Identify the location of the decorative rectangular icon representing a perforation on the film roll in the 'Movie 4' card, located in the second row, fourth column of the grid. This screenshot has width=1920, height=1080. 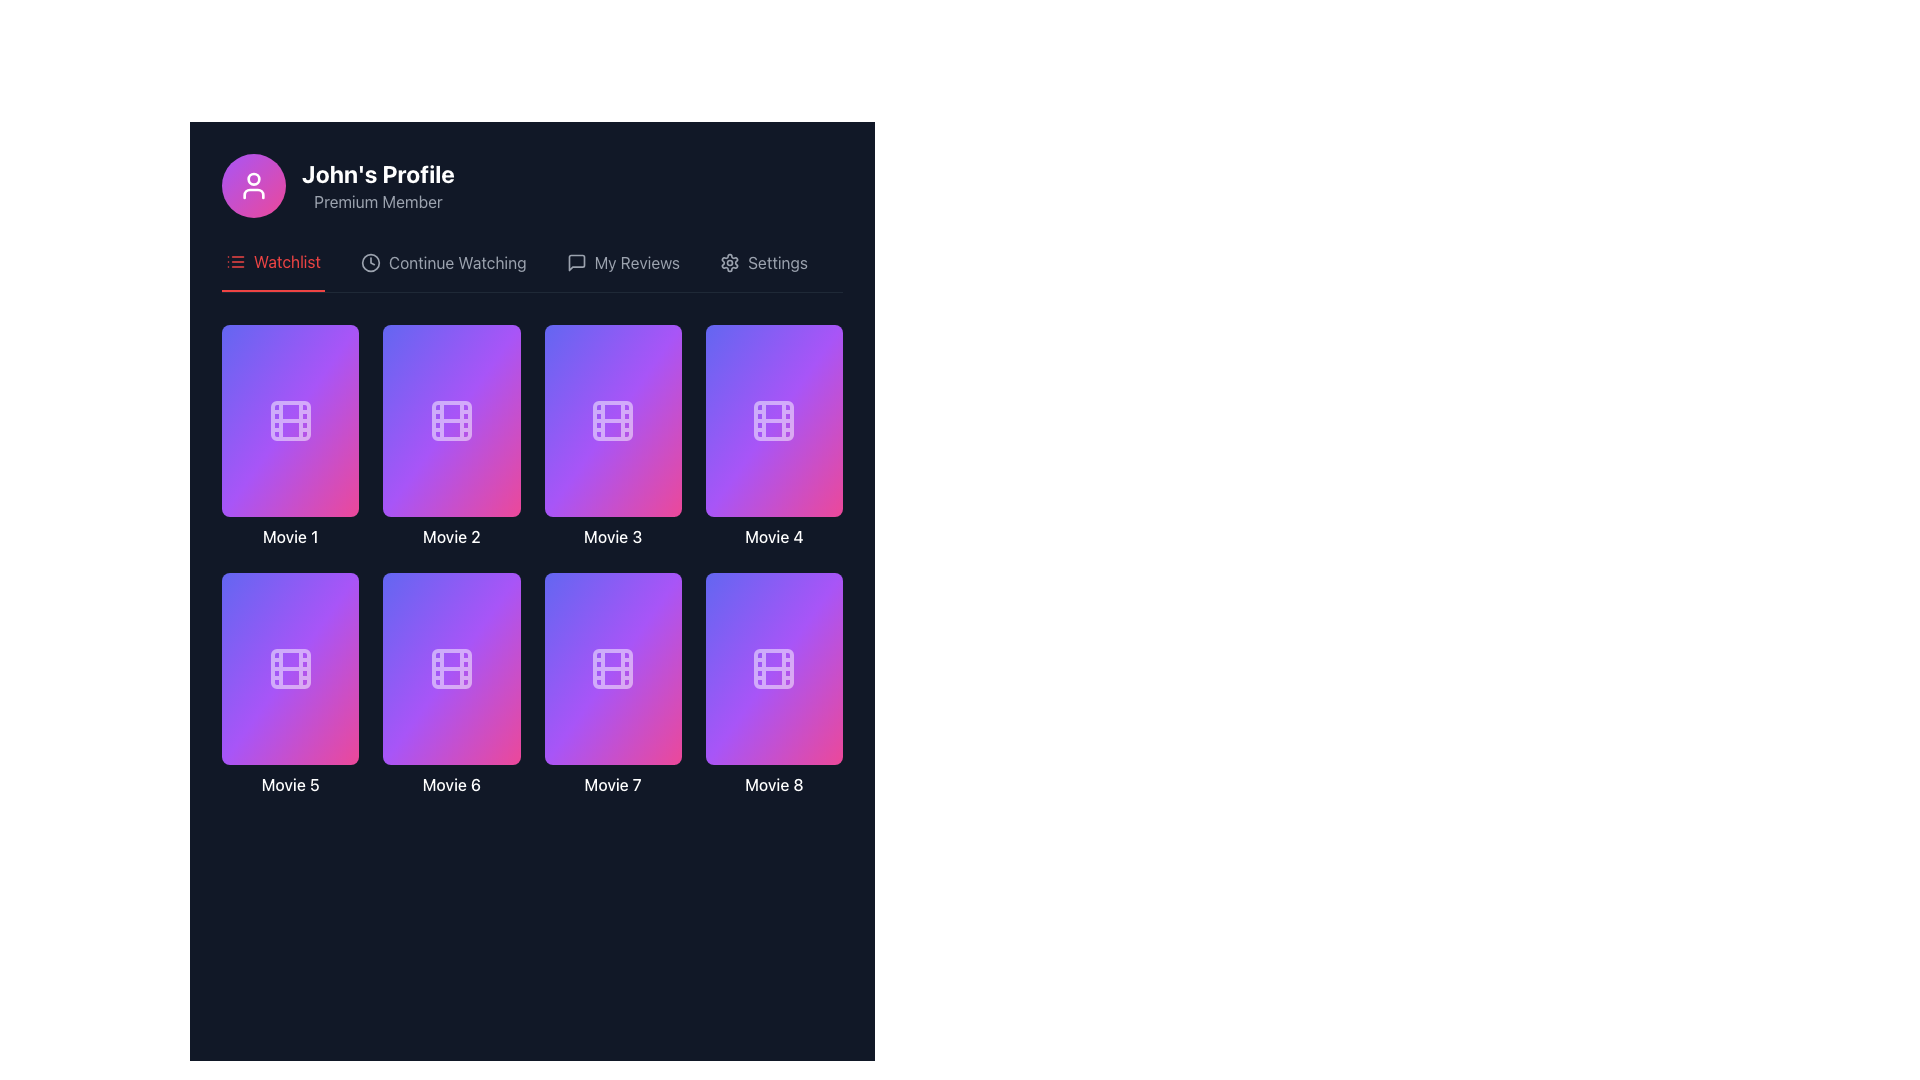
(773, 419).